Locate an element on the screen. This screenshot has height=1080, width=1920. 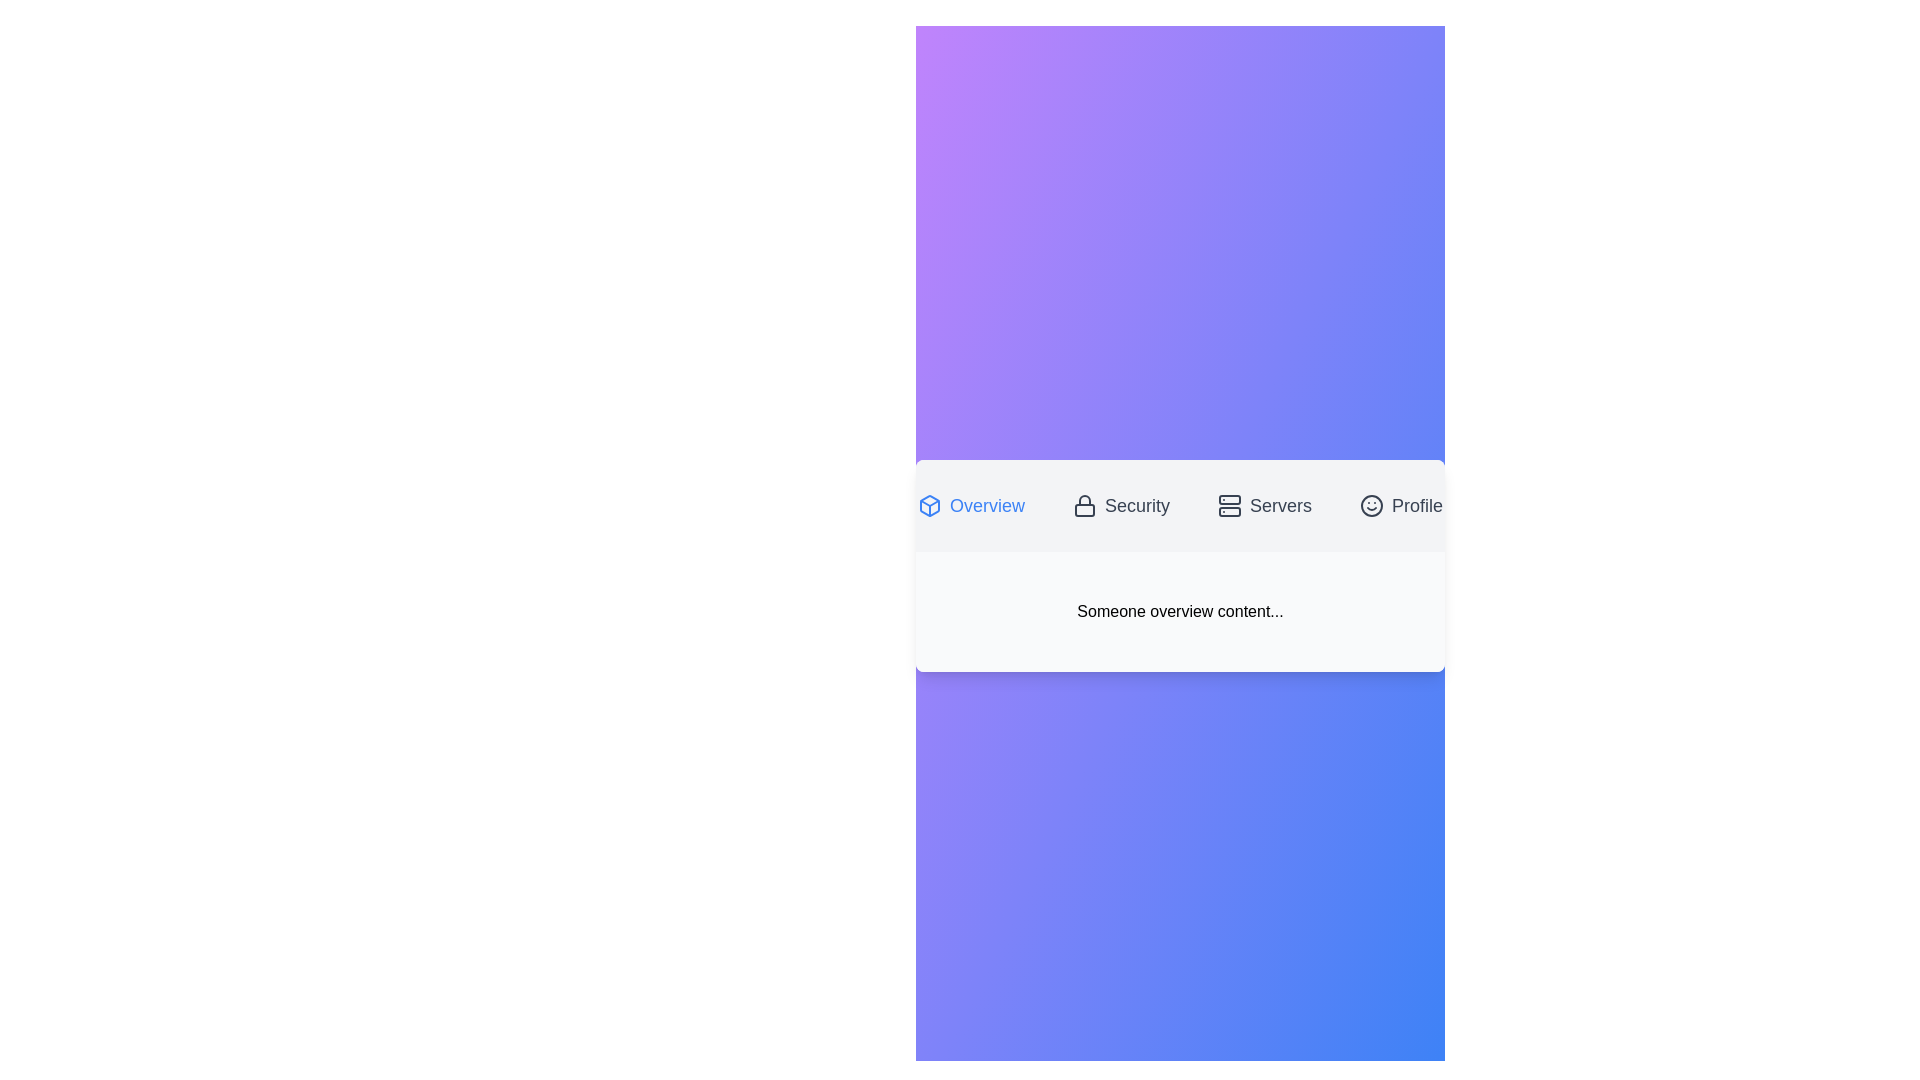
the smiling face icon located in the 'Profile' menu option at the far-right end of the horizontal navigation bar is located at coordinates (1371, 504).